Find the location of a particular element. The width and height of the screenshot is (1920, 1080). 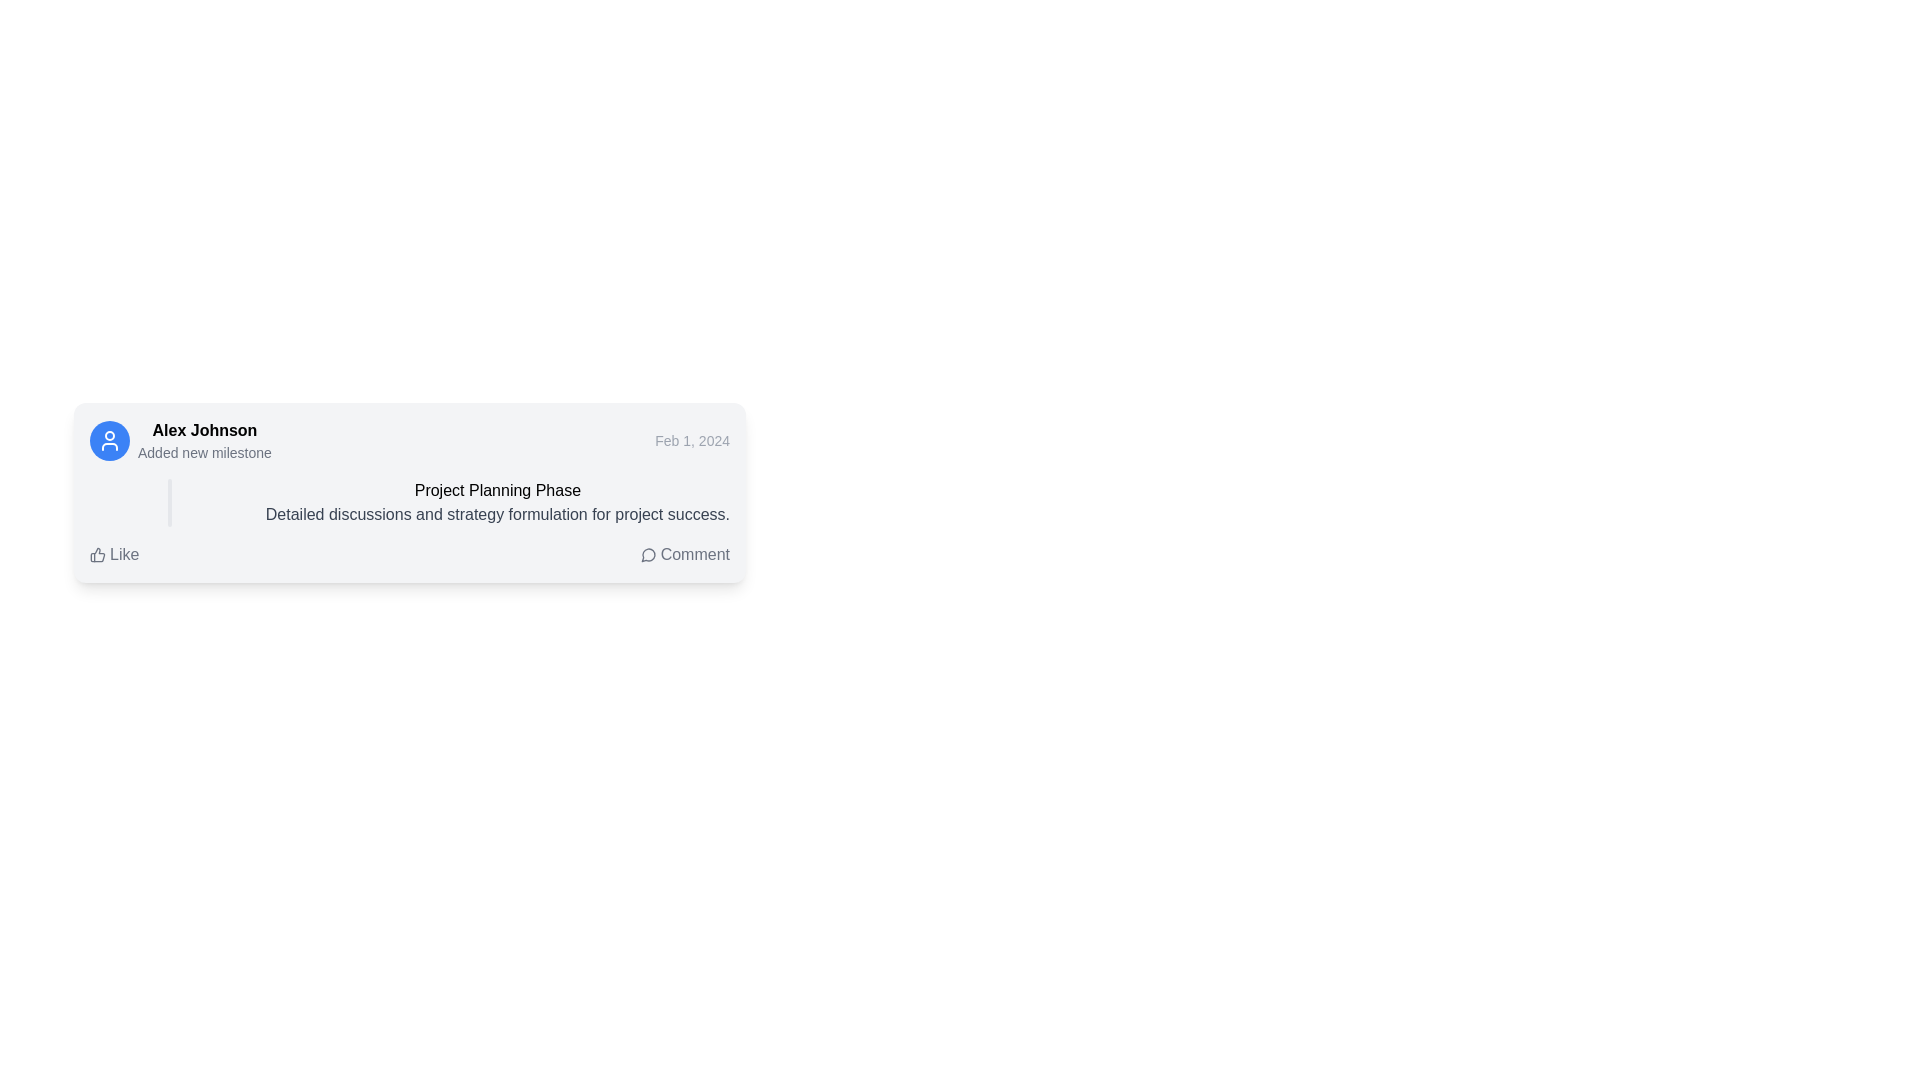

the 'Like' text label, which is positioned adjacent to a thumb-up icon at the bottom-left corner of a content card is located at coordinates (123, 555).